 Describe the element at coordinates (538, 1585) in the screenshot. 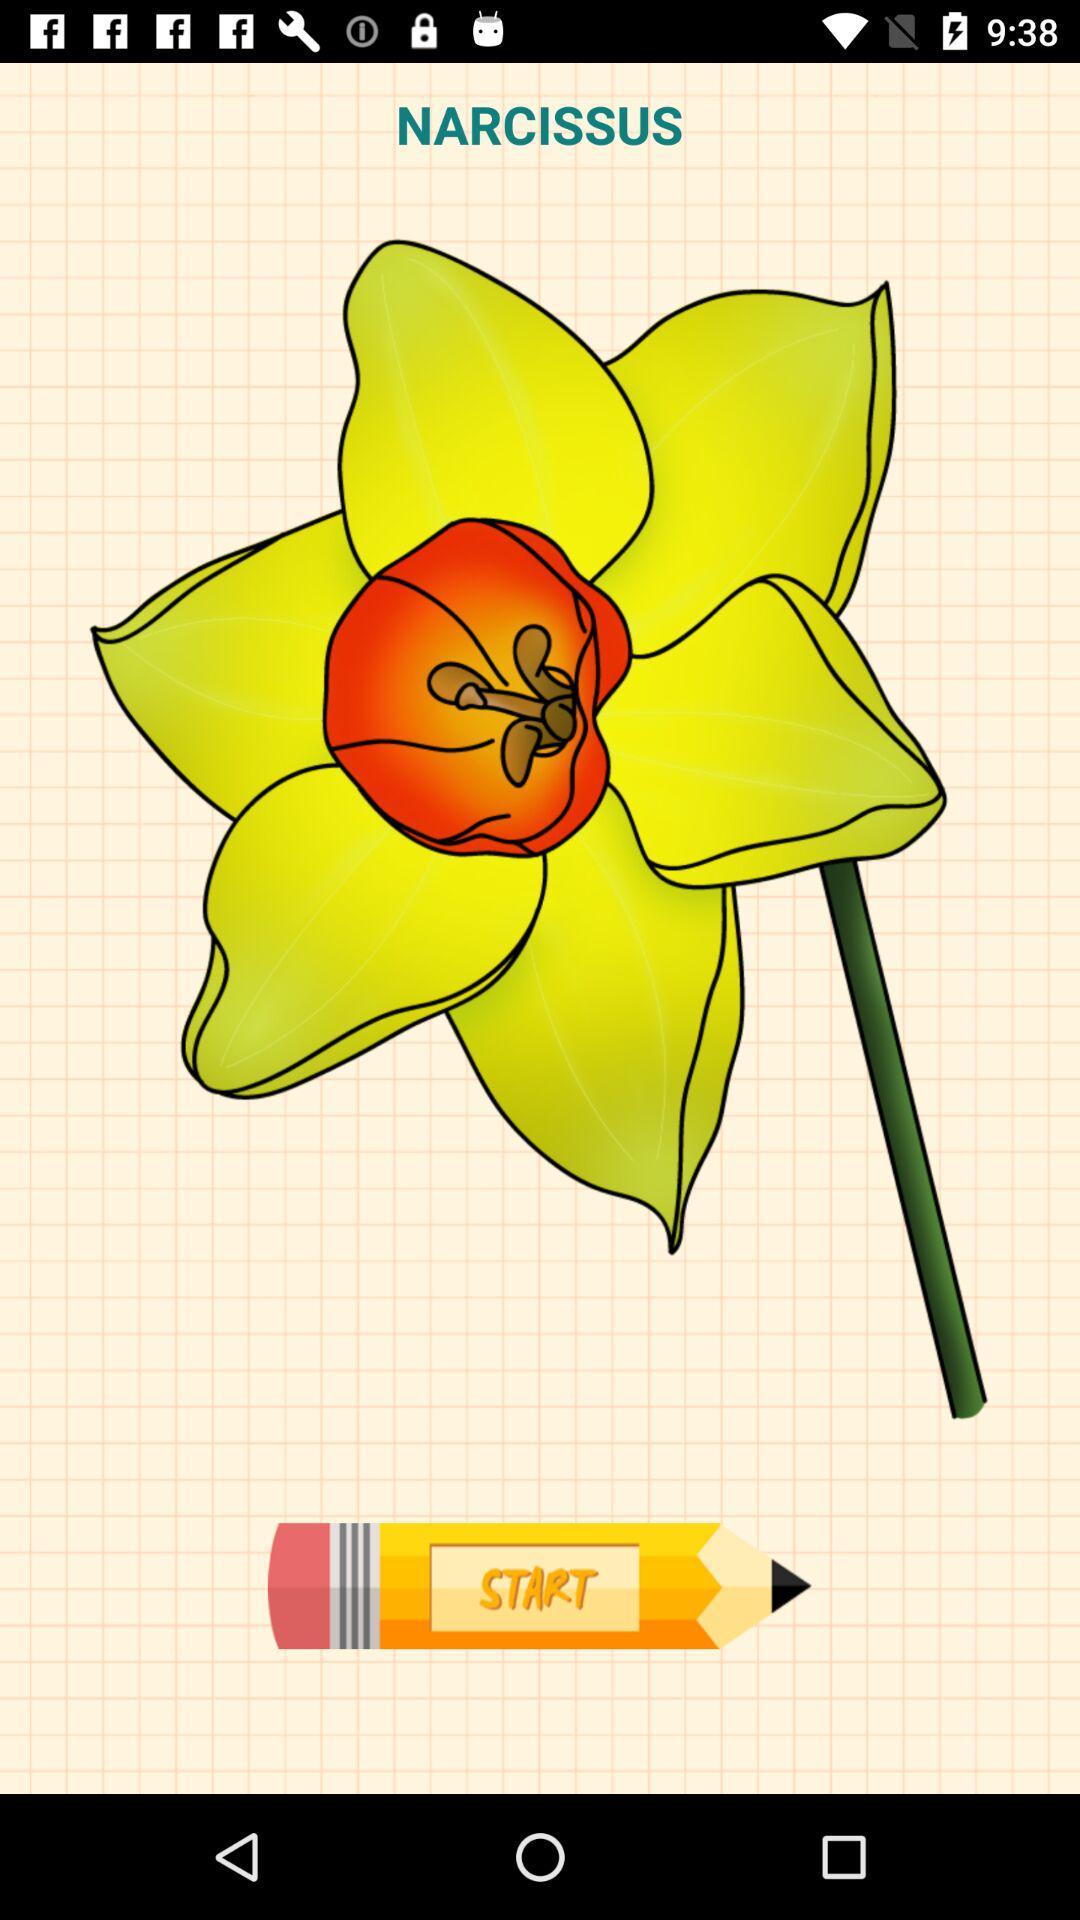

I see `start now` at that location.